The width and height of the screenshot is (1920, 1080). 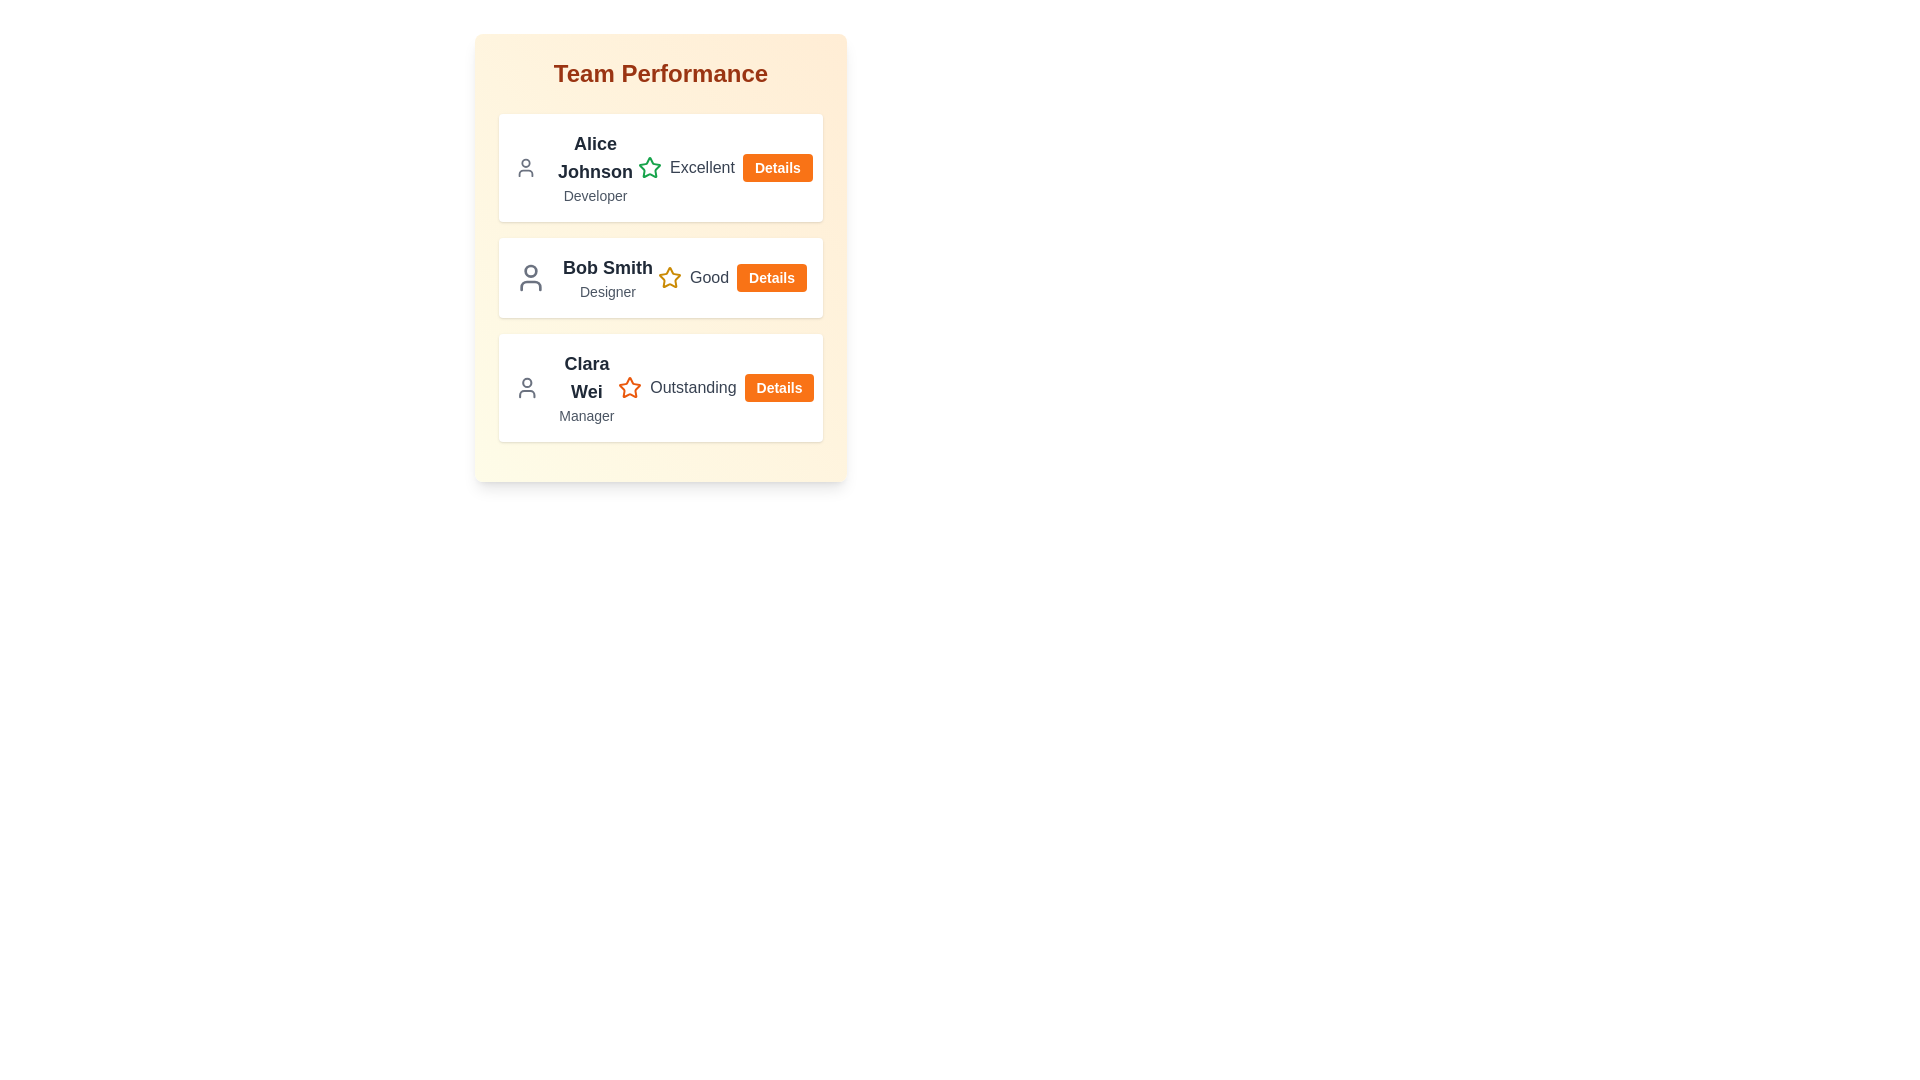 What do you see at coordinates (668, 277) in the screenshot?
I see `the performance star icon for Bob Smith` at bounding box center [668, 277].